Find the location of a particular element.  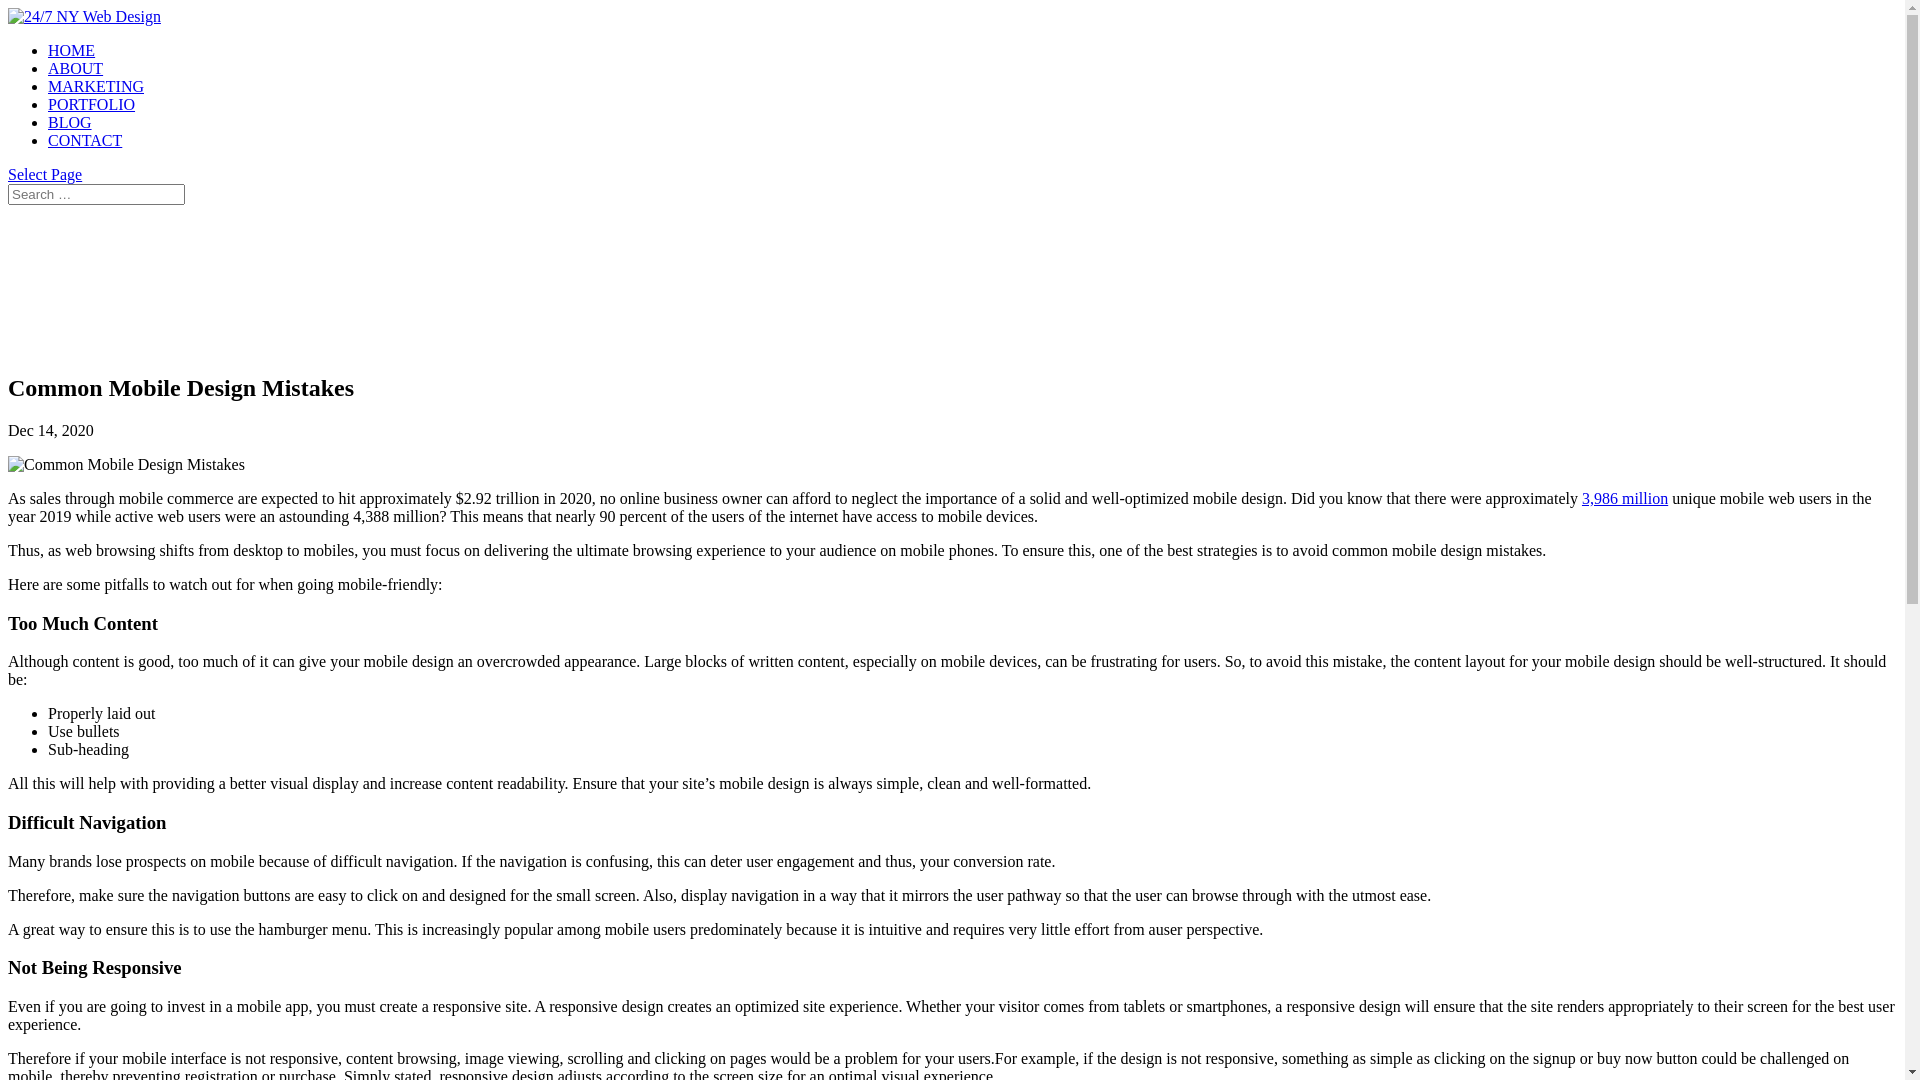

'Select Page' is located at coordinates (44, 173).